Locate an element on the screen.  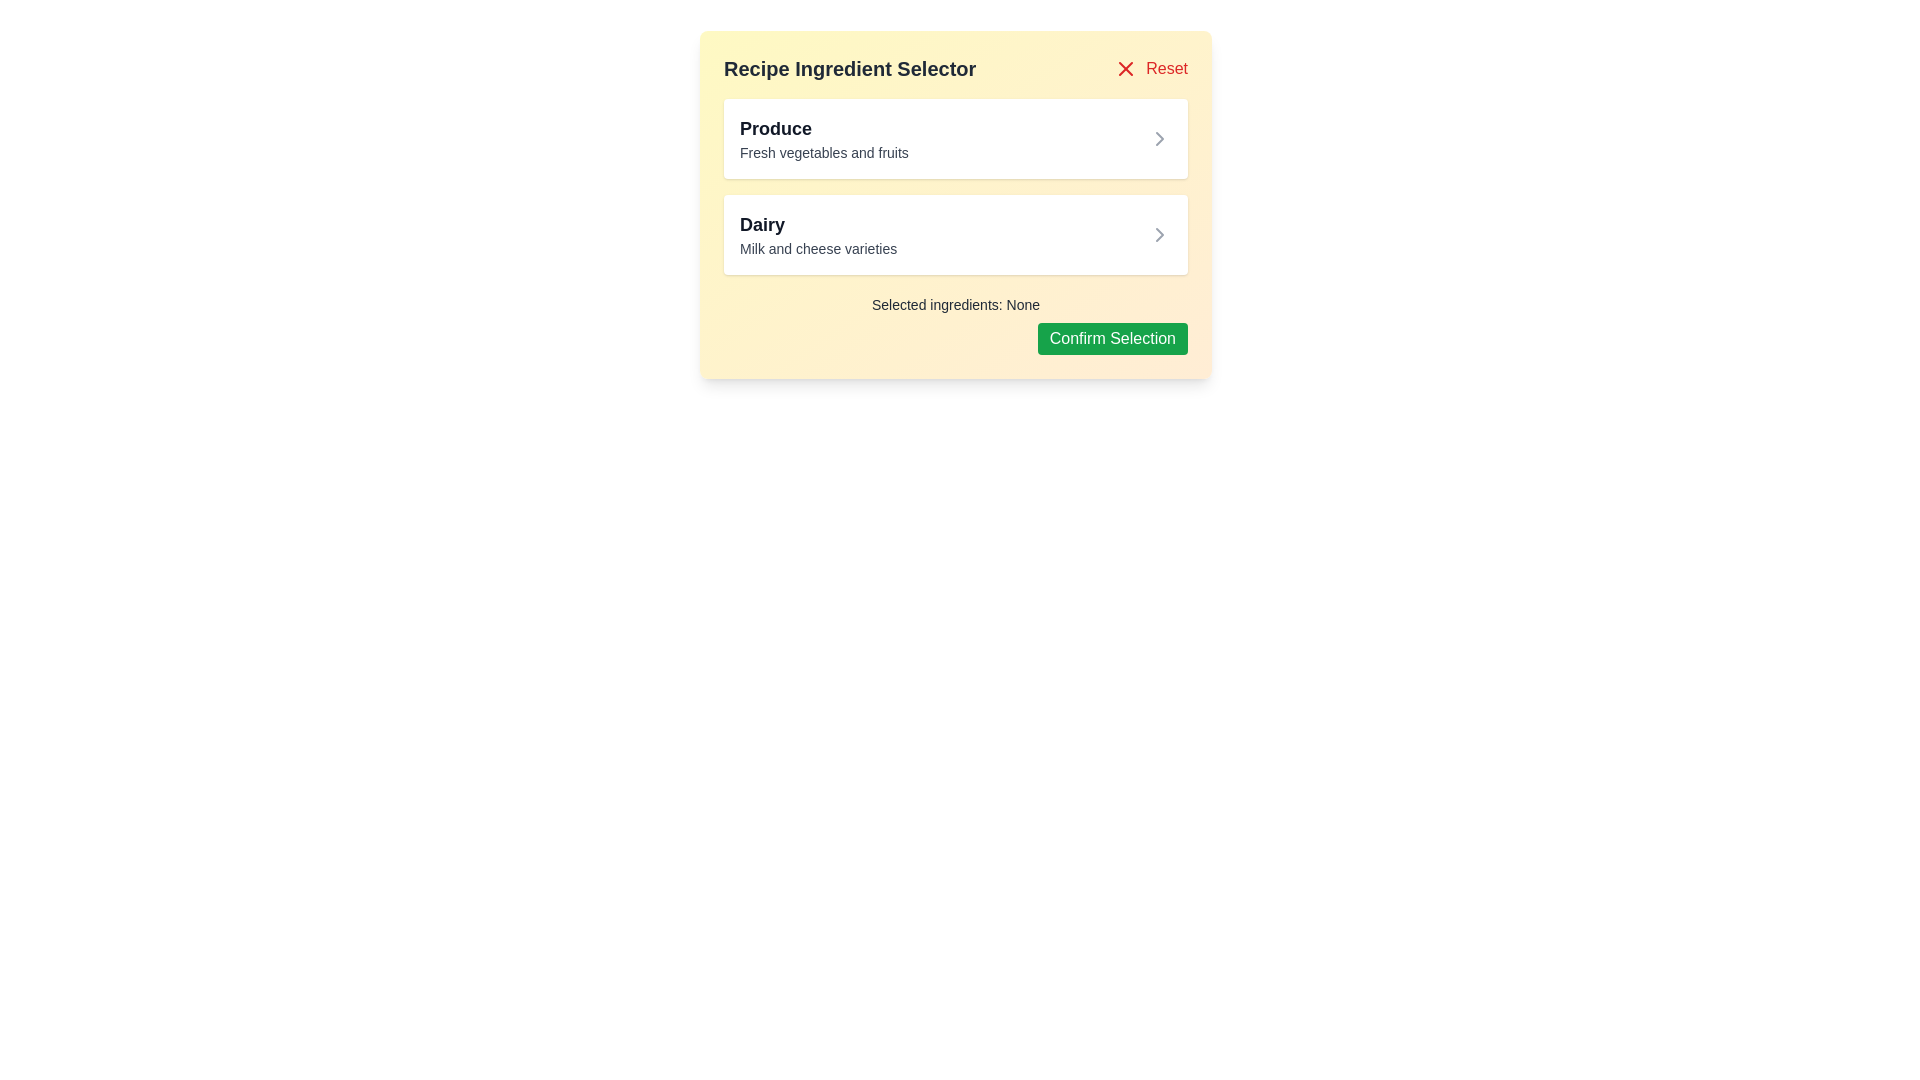
the 'Reset' button (text with accompanying icon) in the top-right corner of the 'Recipe Ingredient Selector' interface to reset selections is located at coordinates (1151, 68).